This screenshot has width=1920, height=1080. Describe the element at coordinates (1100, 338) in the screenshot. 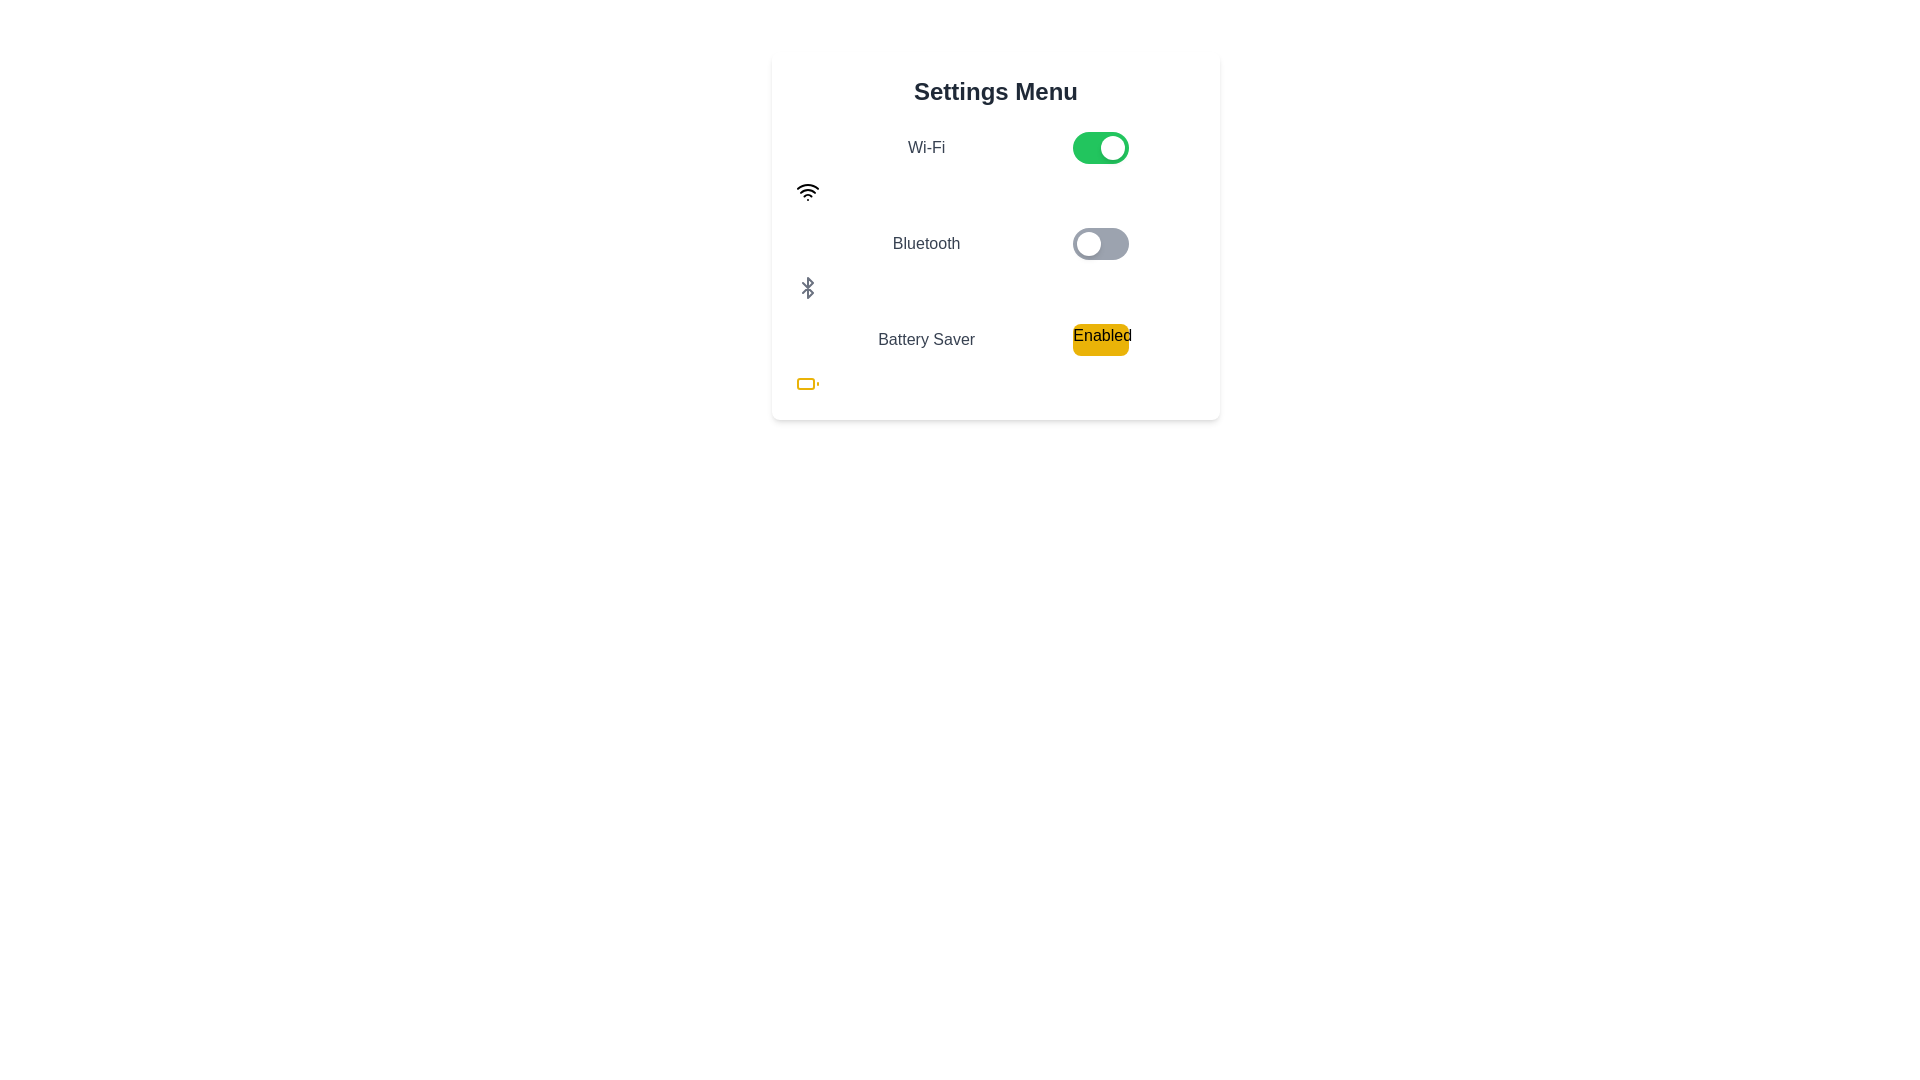

I see `the Static Indicator indicating the 'Enabled' state of the 'Battery Saver' feature, located in the third row of the settings menu interface, to the right of the 'Battery Saver' label` at that location.